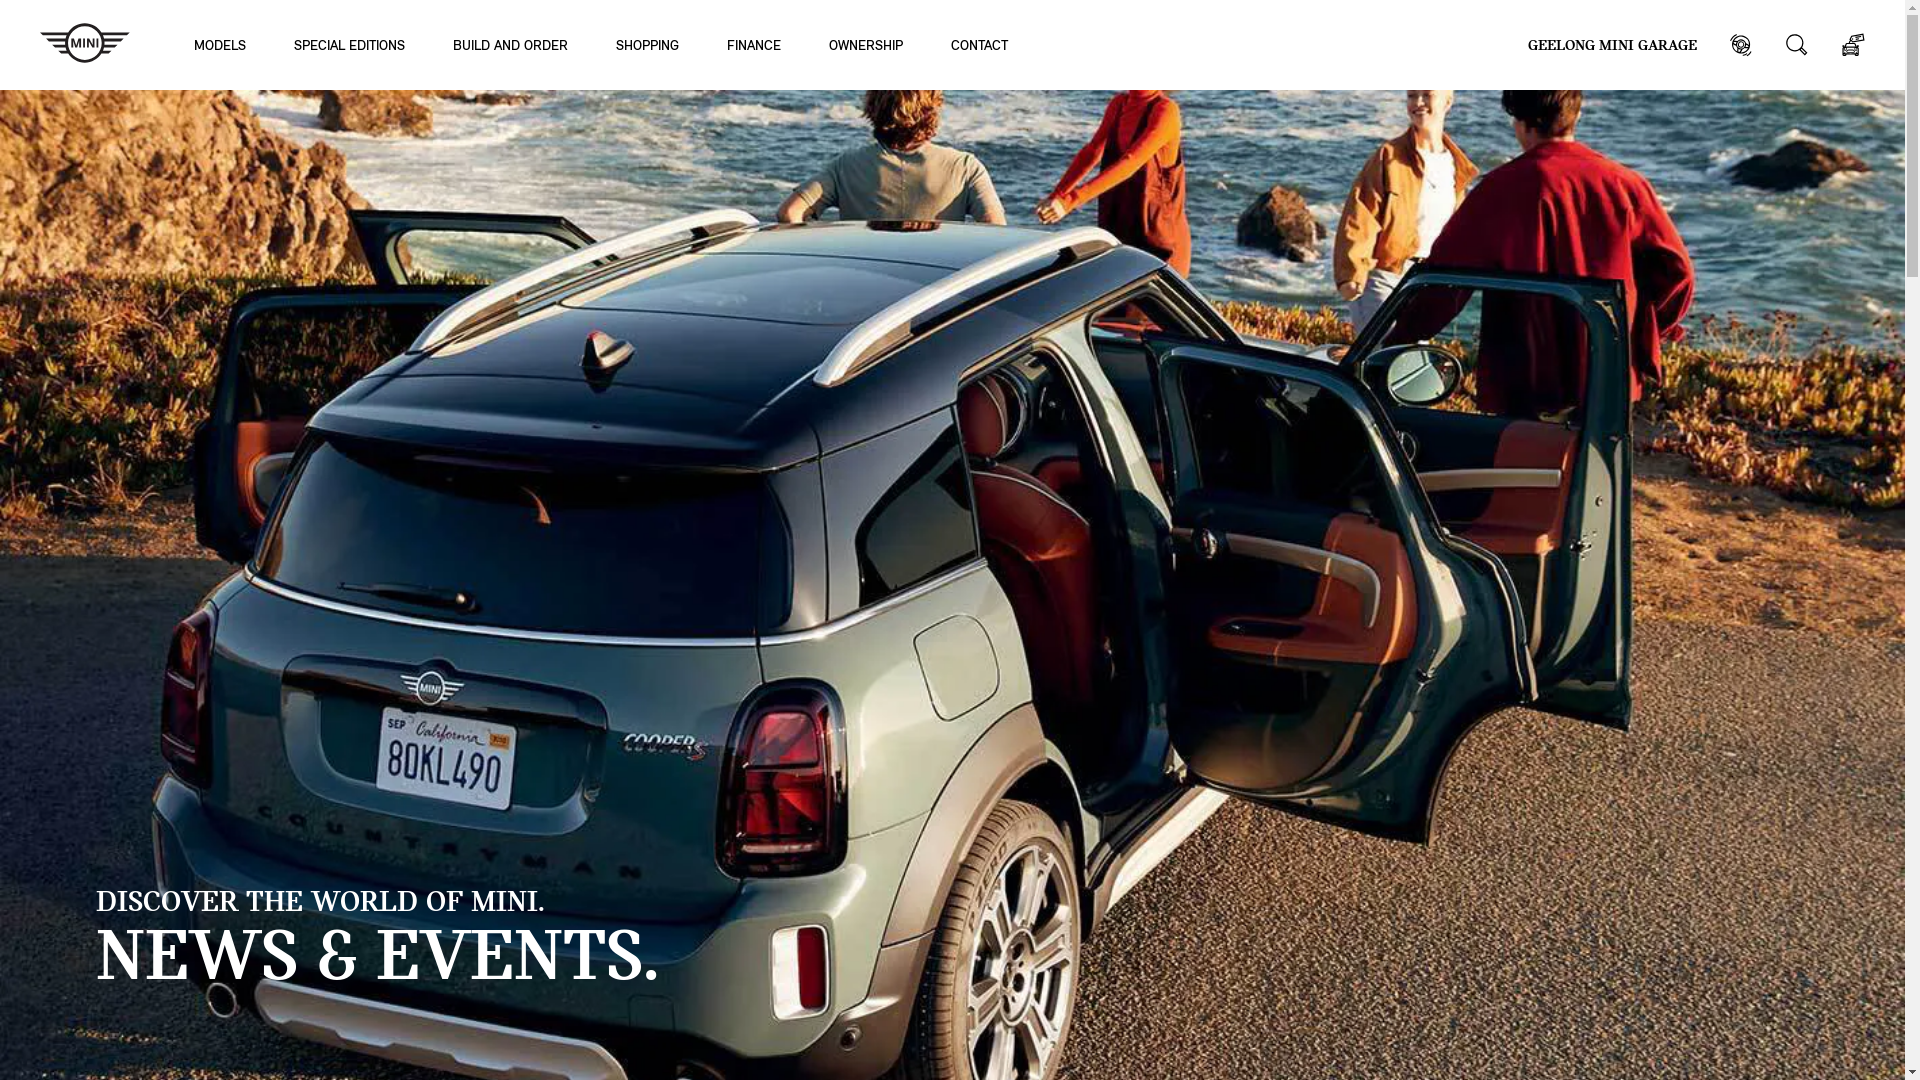  I want to click on 'BUILD AND ORDER', so click(510, 44).